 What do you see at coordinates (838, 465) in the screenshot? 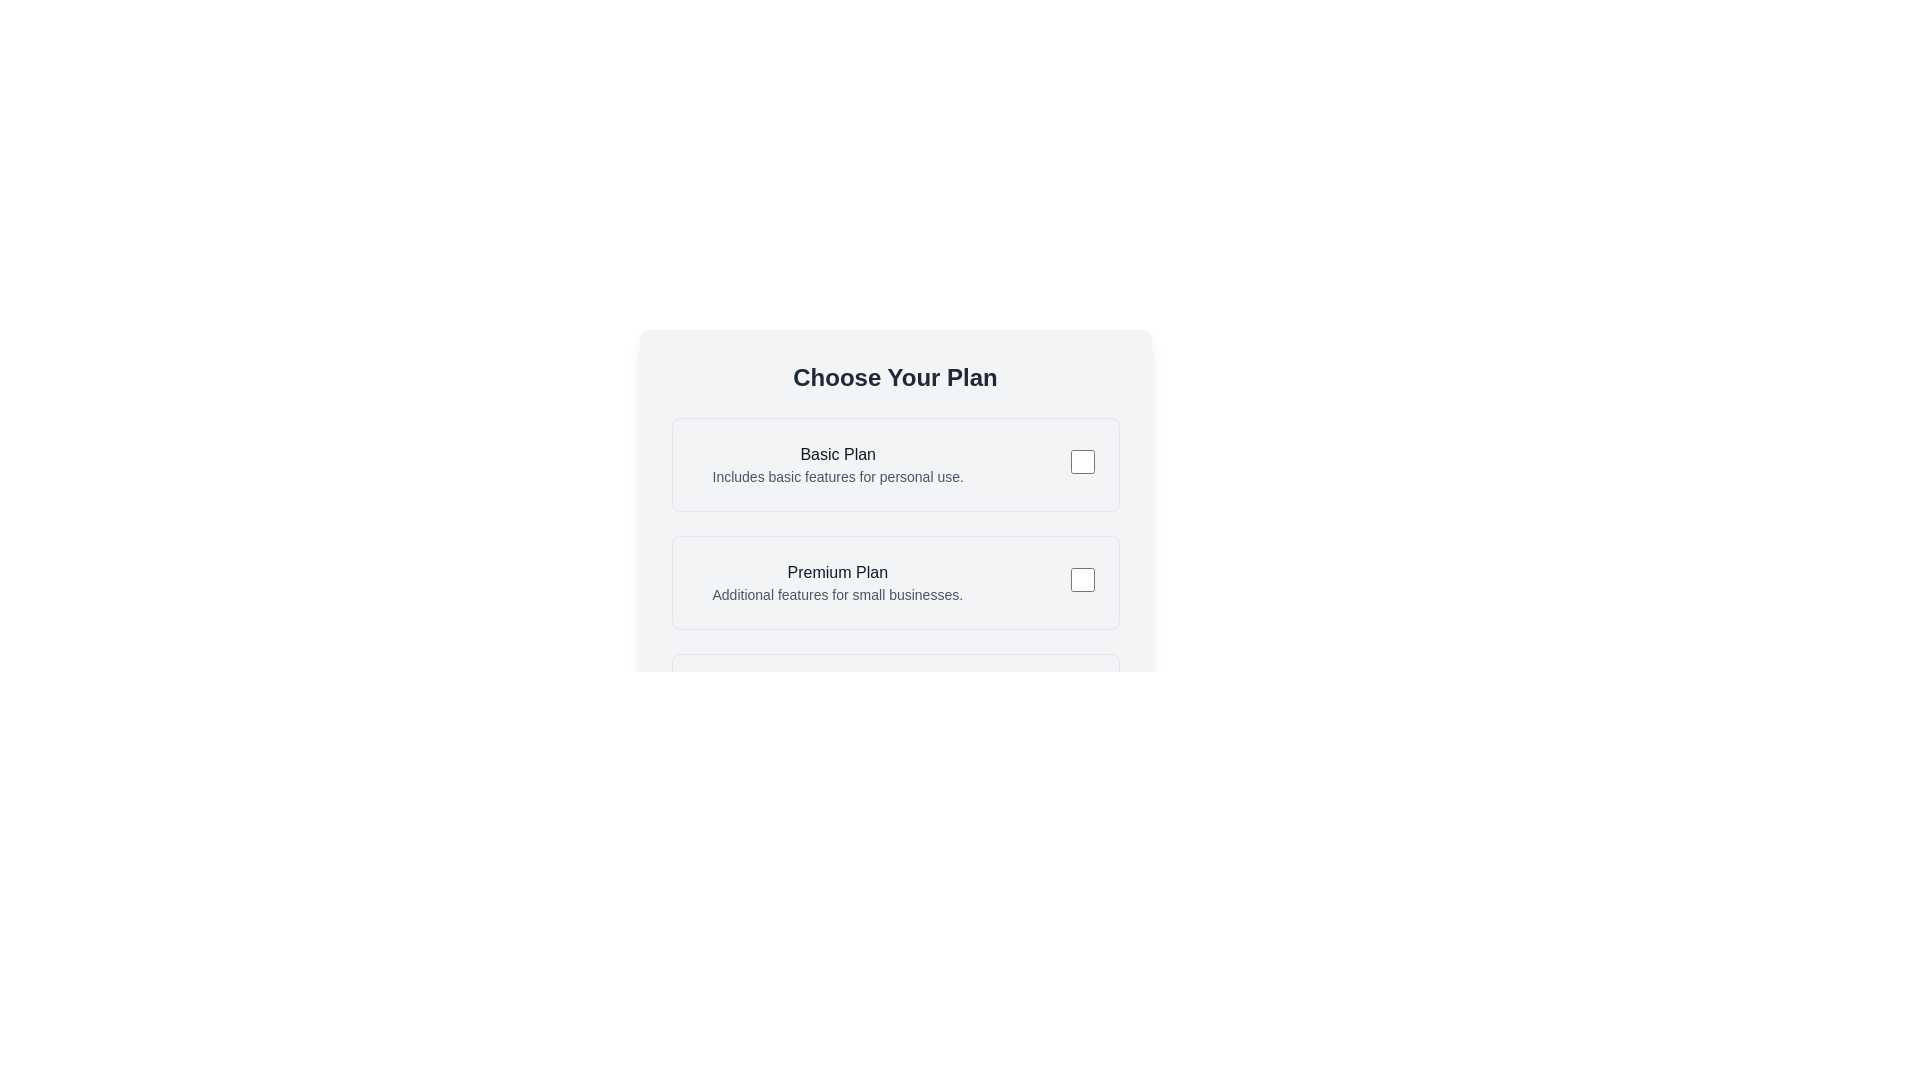
I see `'Basic Plan' text label which includes the title and description, located under the header 'Choose Your Plan' and positioned to the left of a checkbox` at bounding box center [838, 465].